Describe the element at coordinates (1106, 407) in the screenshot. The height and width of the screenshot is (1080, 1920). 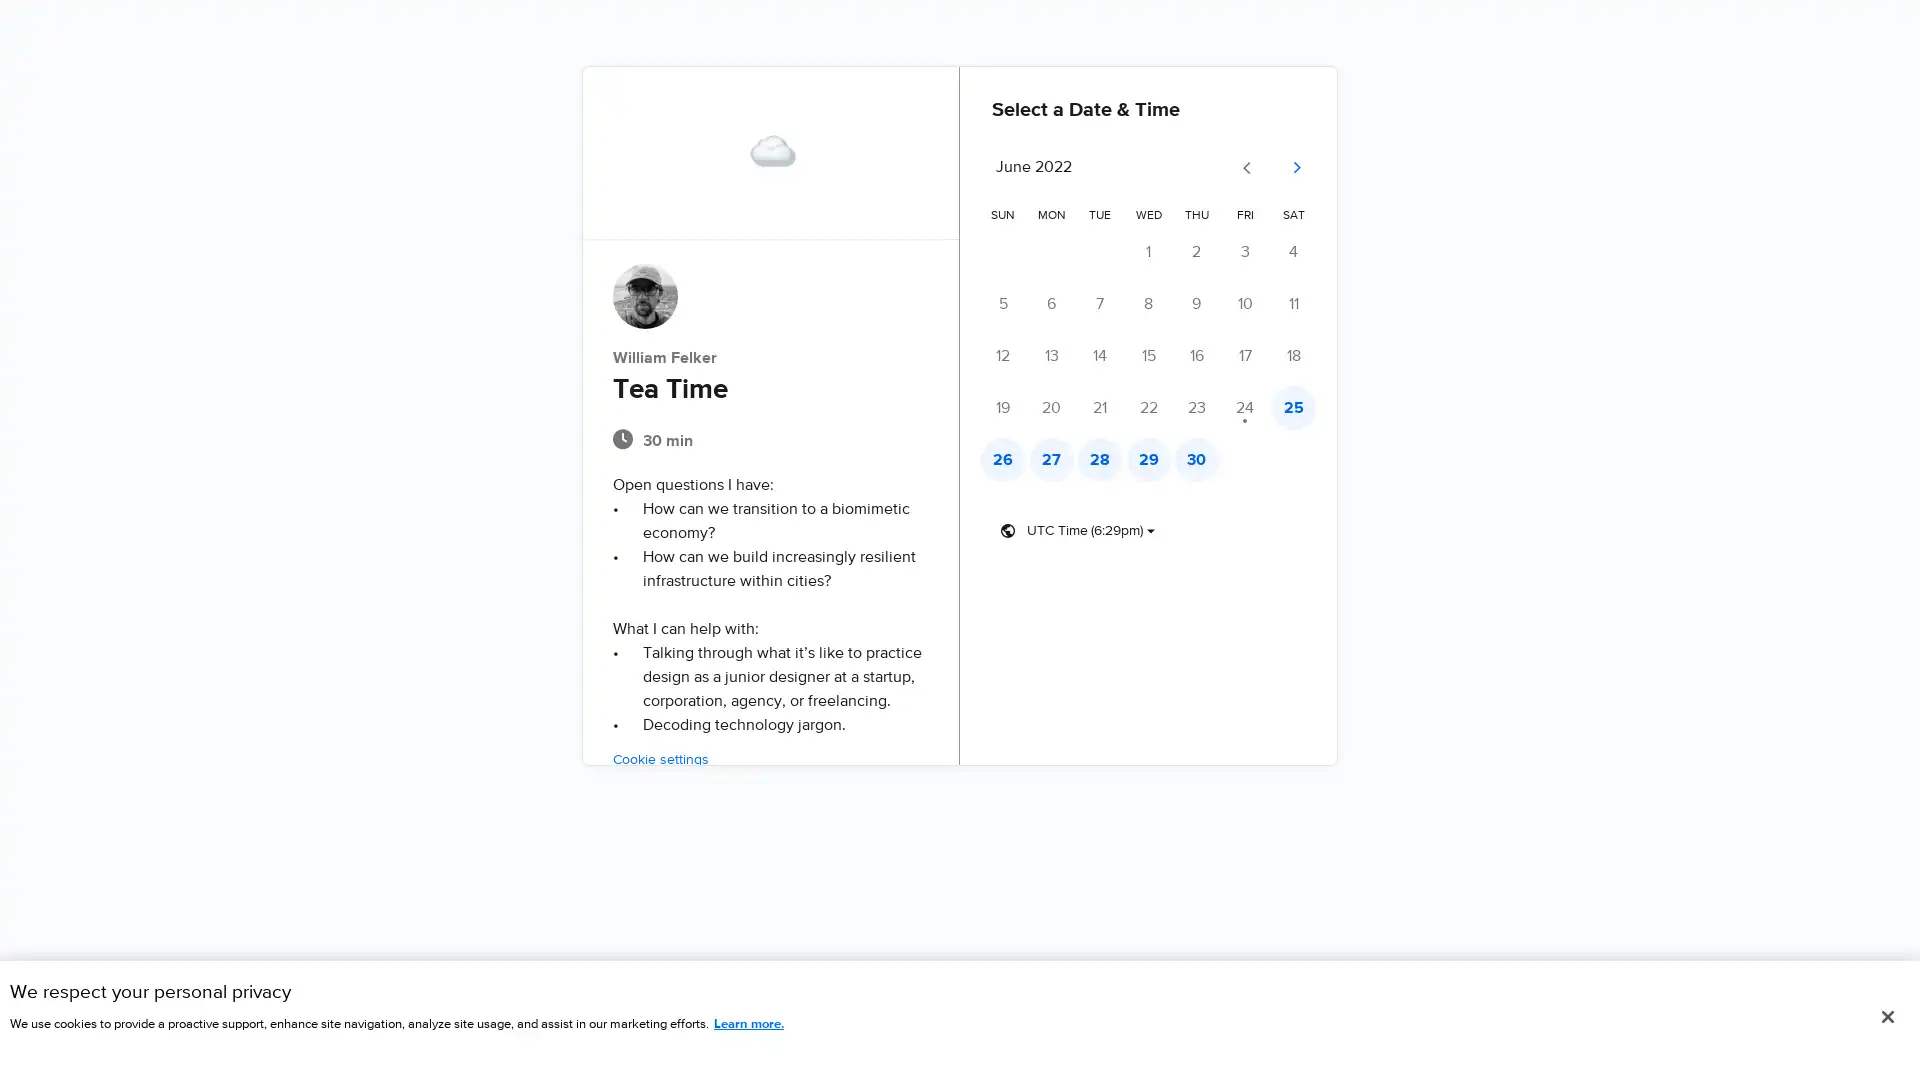
I see `Tuesday, June 21 - No times available` at that location.